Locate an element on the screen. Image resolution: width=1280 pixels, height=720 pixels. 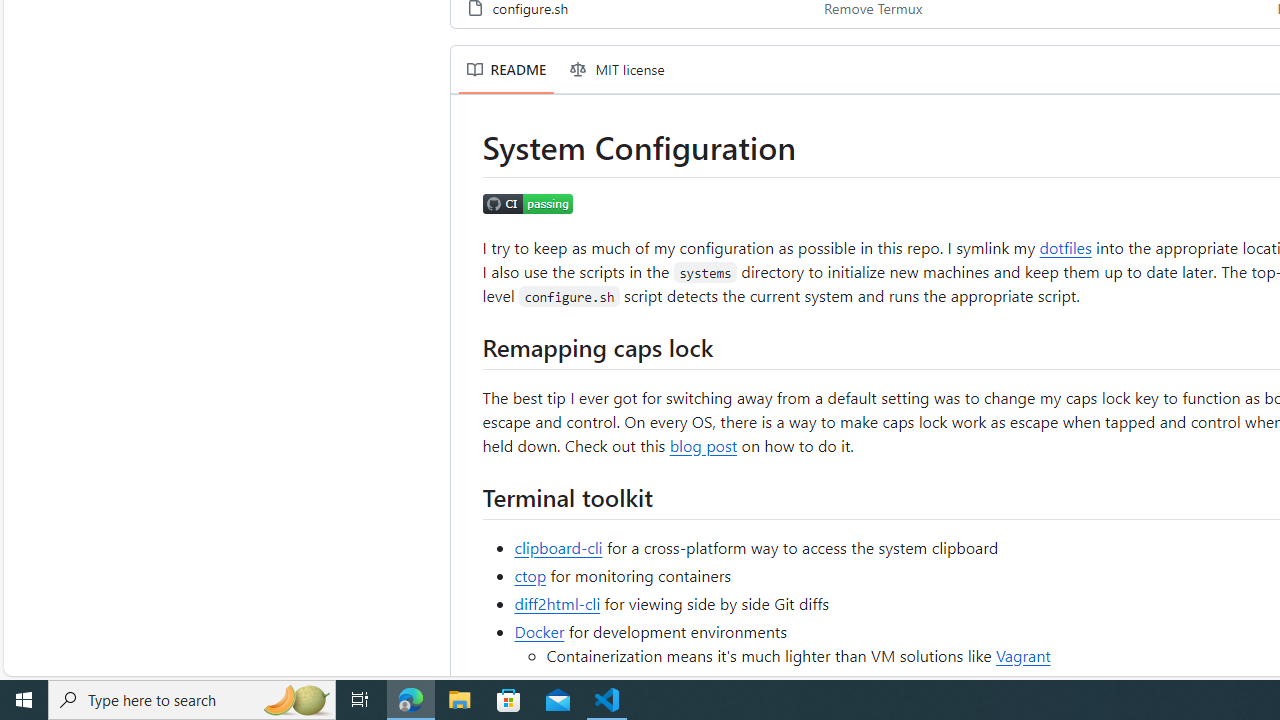
'README' is located at coordinates (506, 68).